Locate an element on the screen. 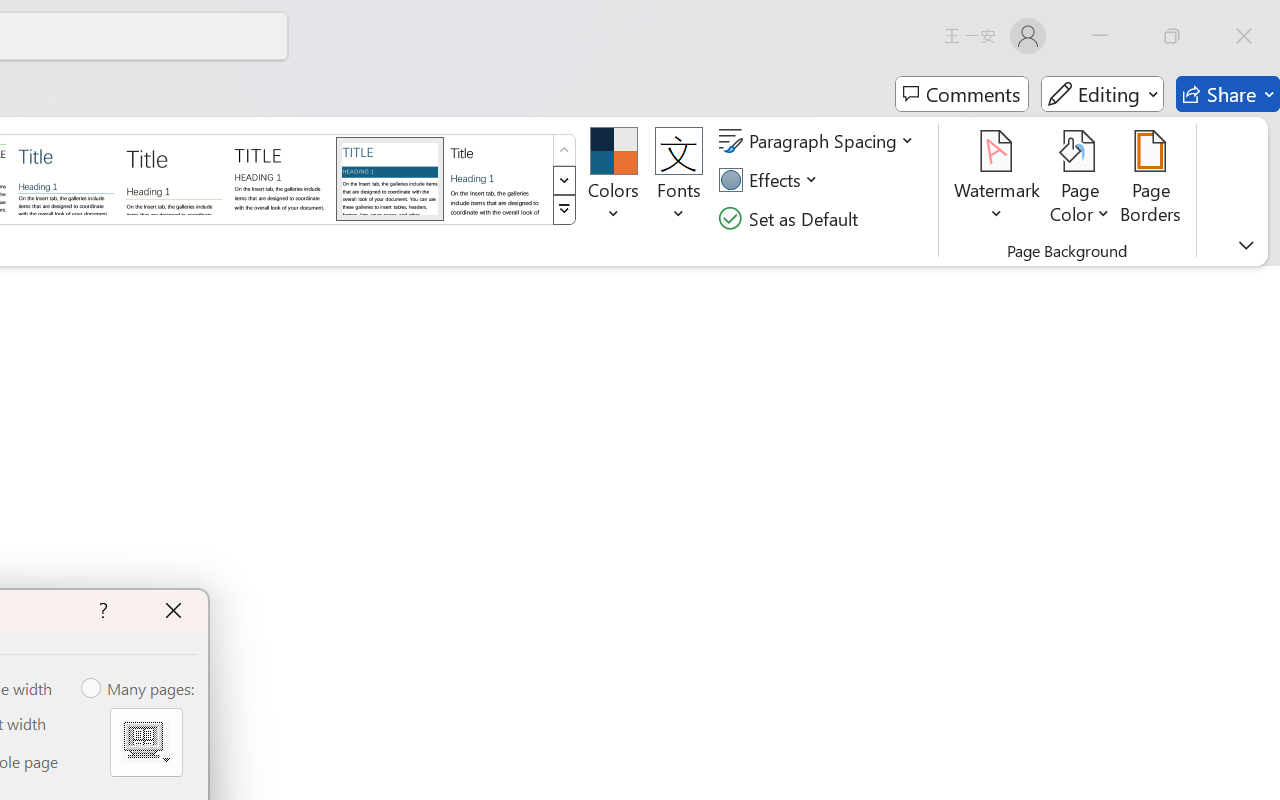 The image size is (1280, 800). 'Shaded' is located at coordinates (389, 177).